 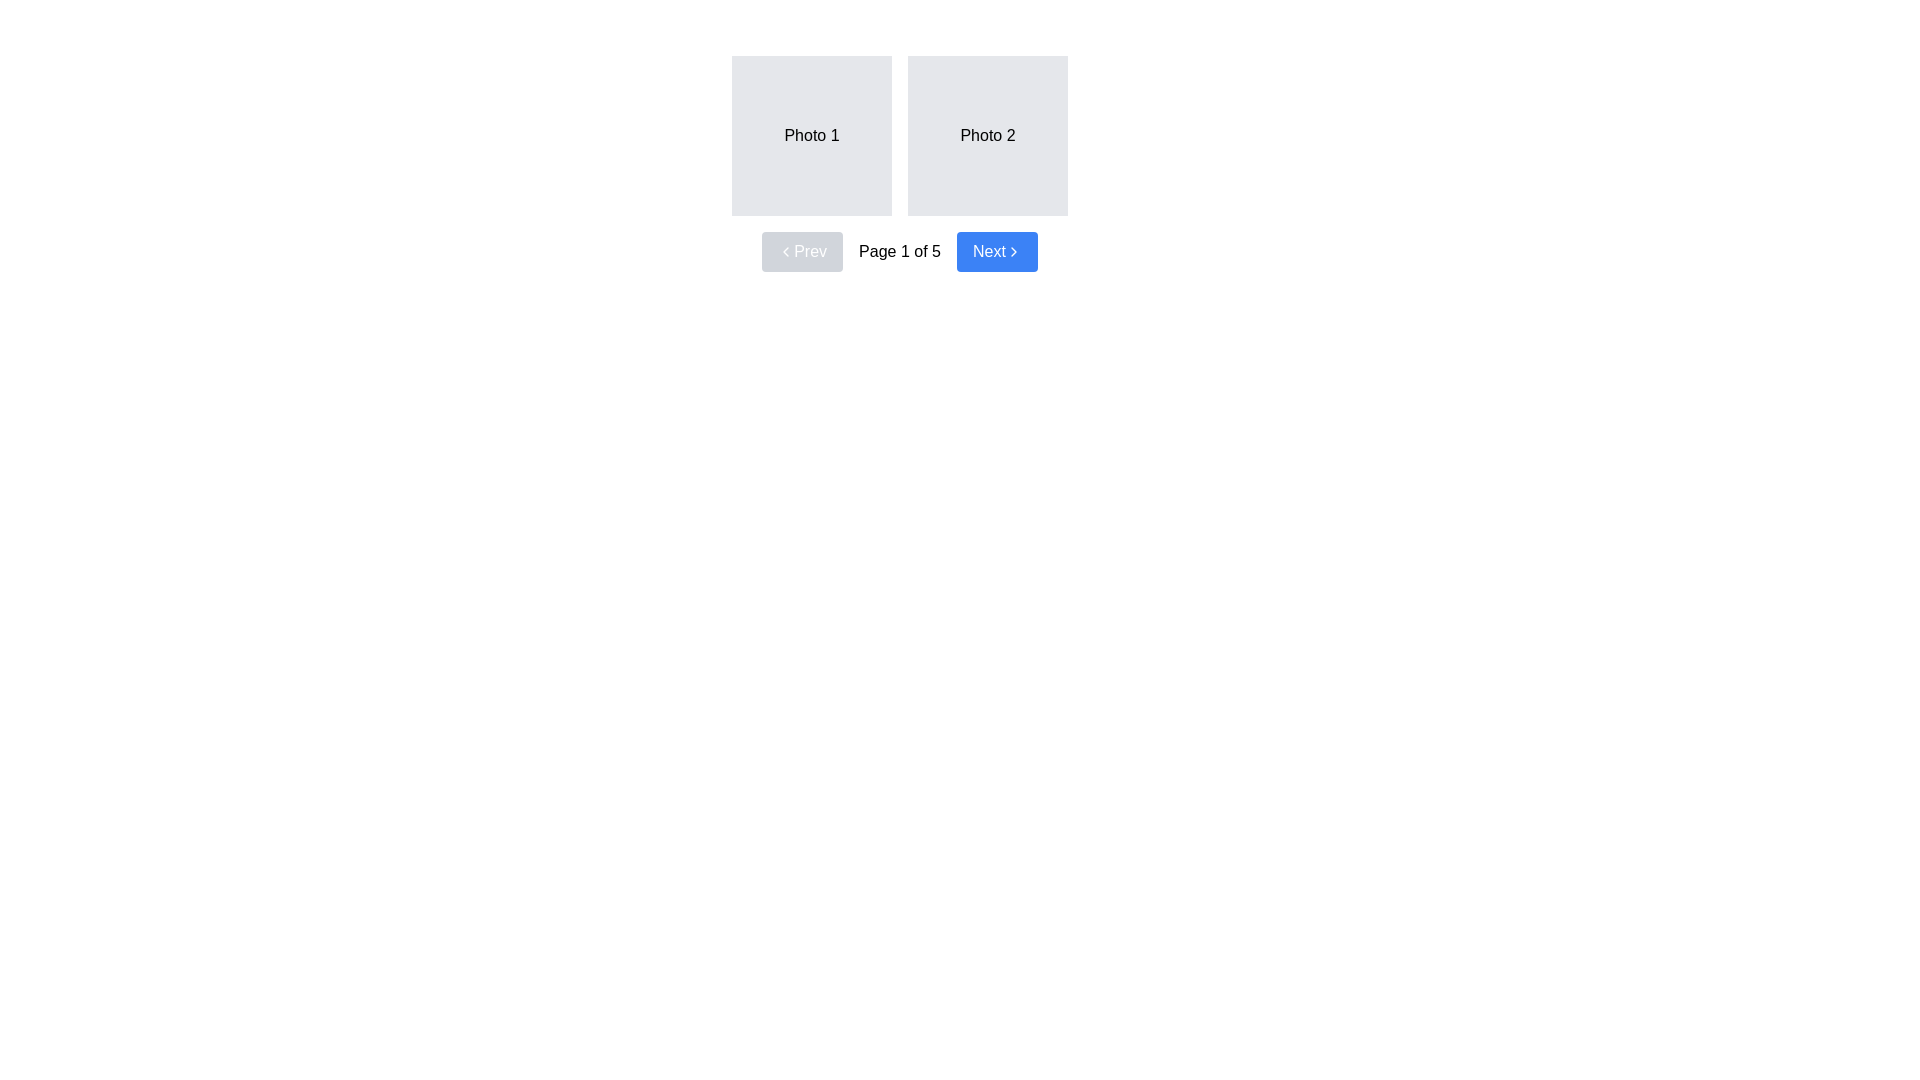 I want to click on the static pagination status label located between the 'Prev' and 'Next' buttons, so click(x=898, y=250).